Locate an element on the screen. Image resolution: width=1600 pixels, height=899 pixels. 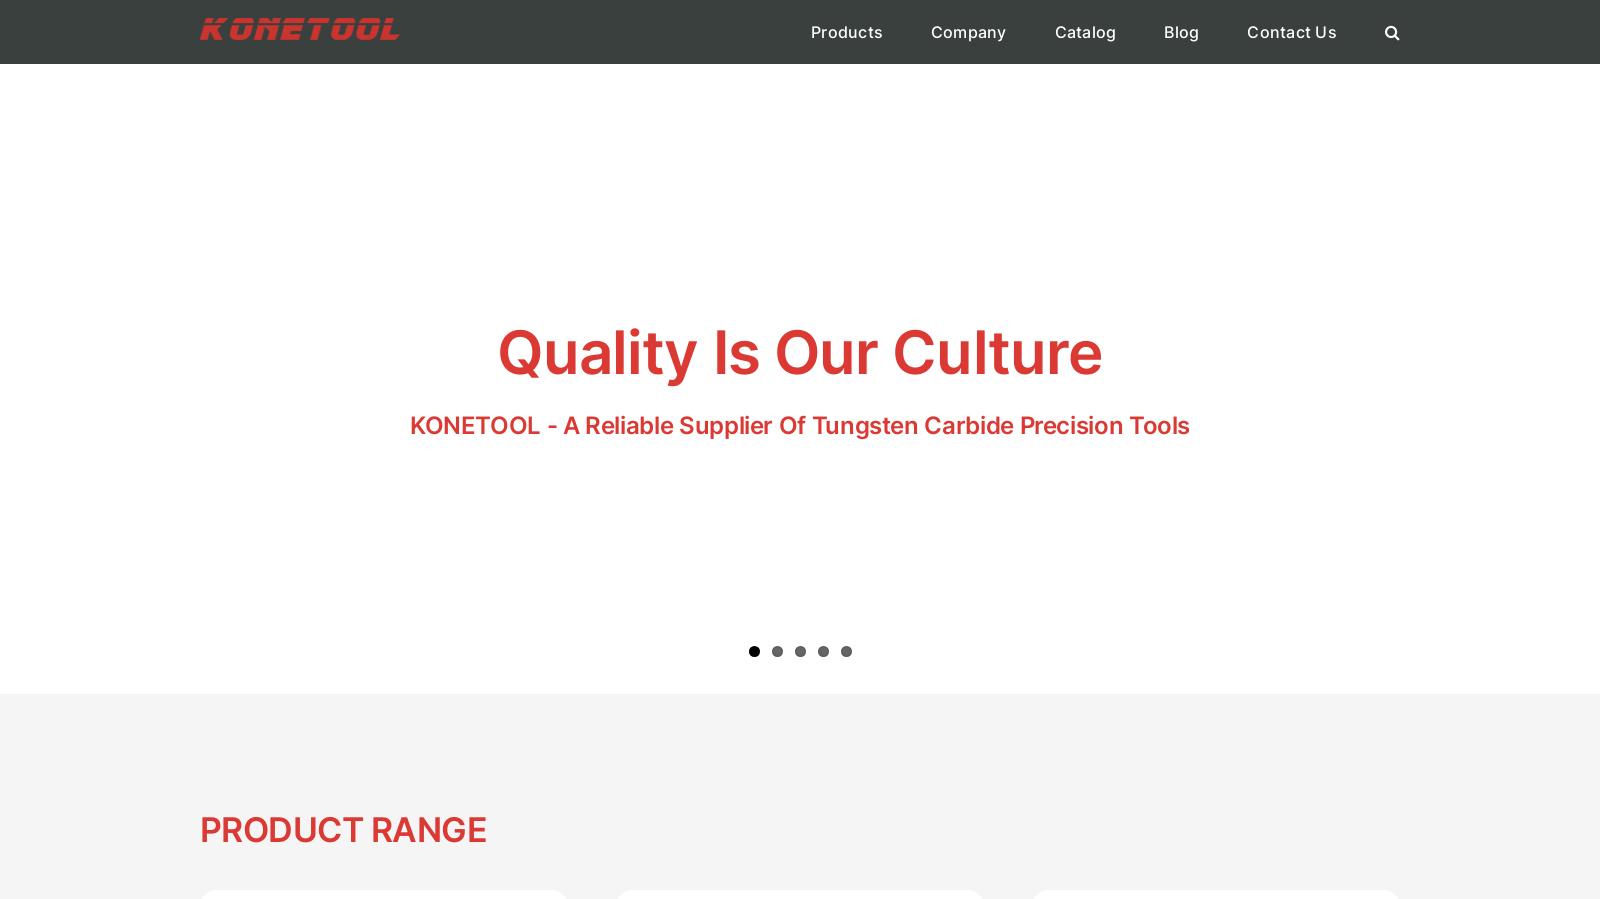
'Quality Is Our Culture' is located at coordinates (799, 350).